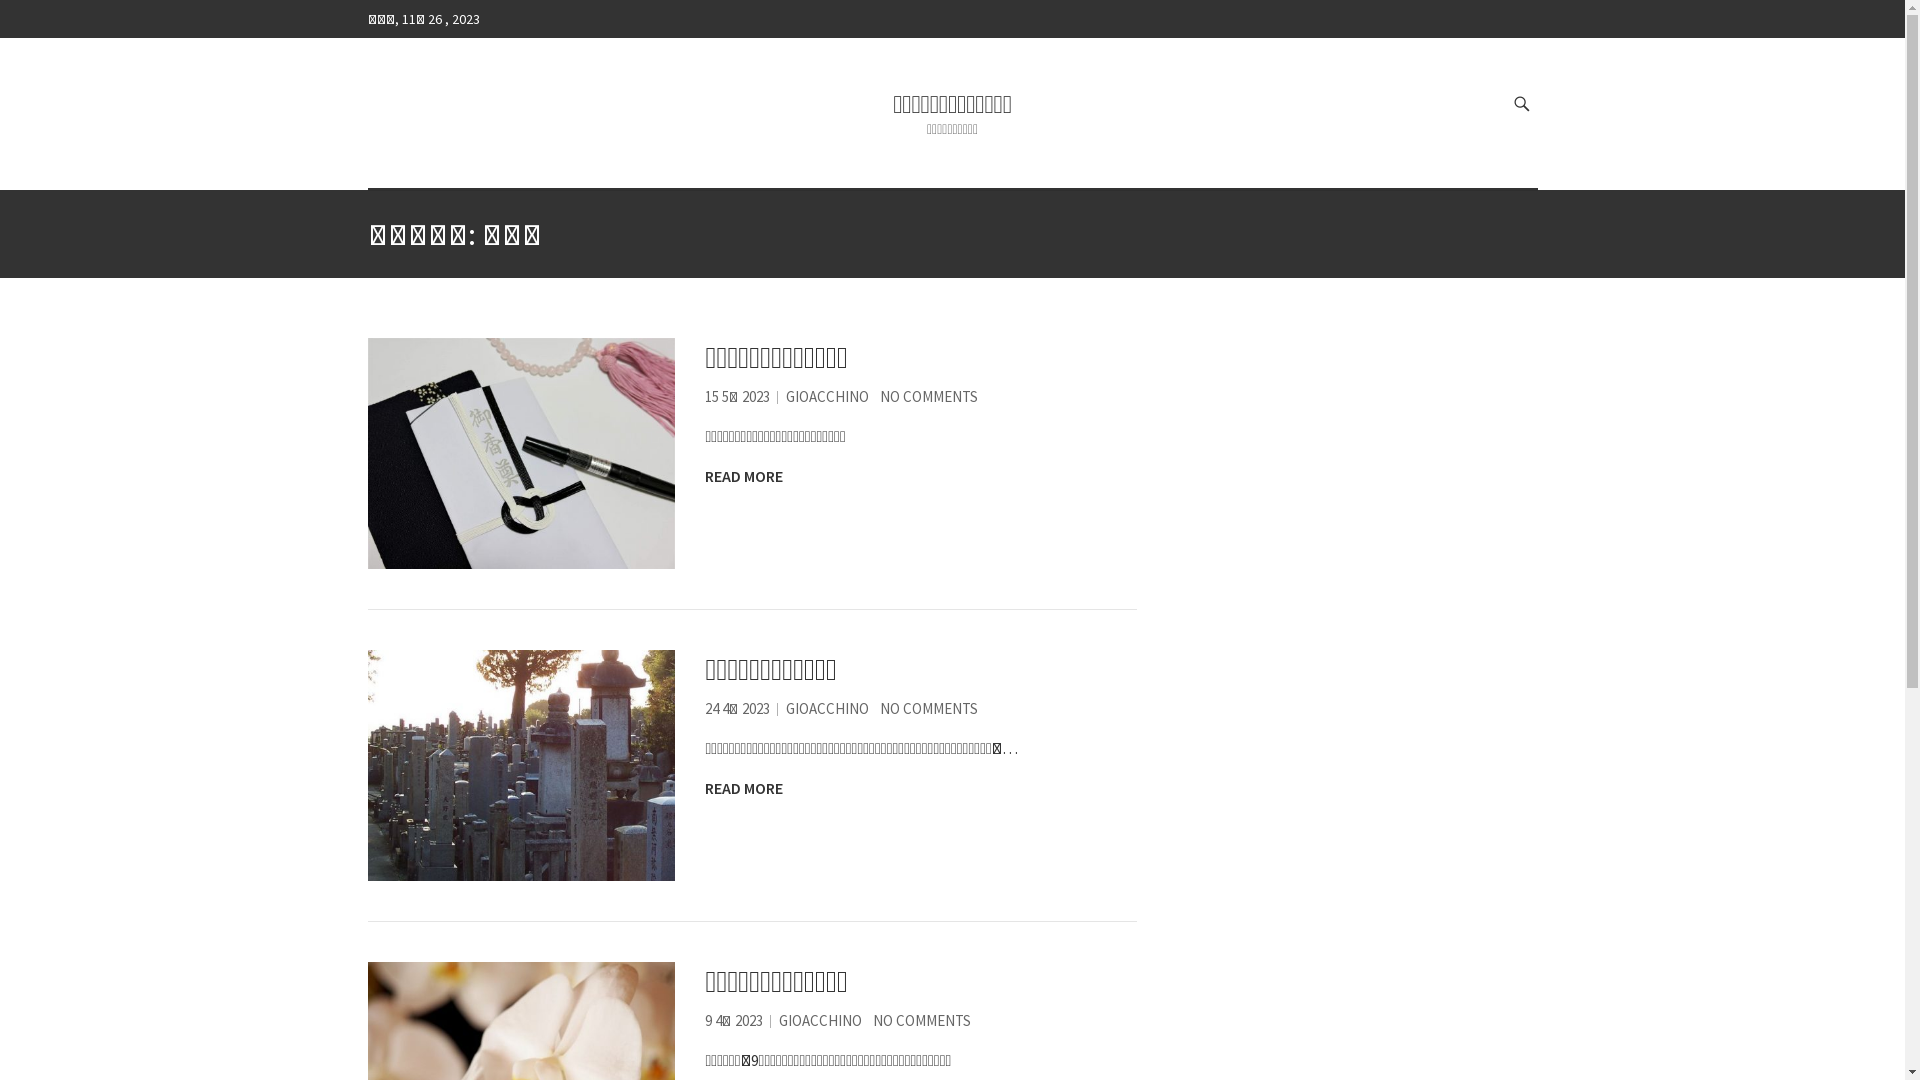 This screenshot has width=1920, height=1080. What do you see at coordinates (873, 1020) in the screenshot?
I see `'NO COMMENTS'` at bounding box center [873, 1020].